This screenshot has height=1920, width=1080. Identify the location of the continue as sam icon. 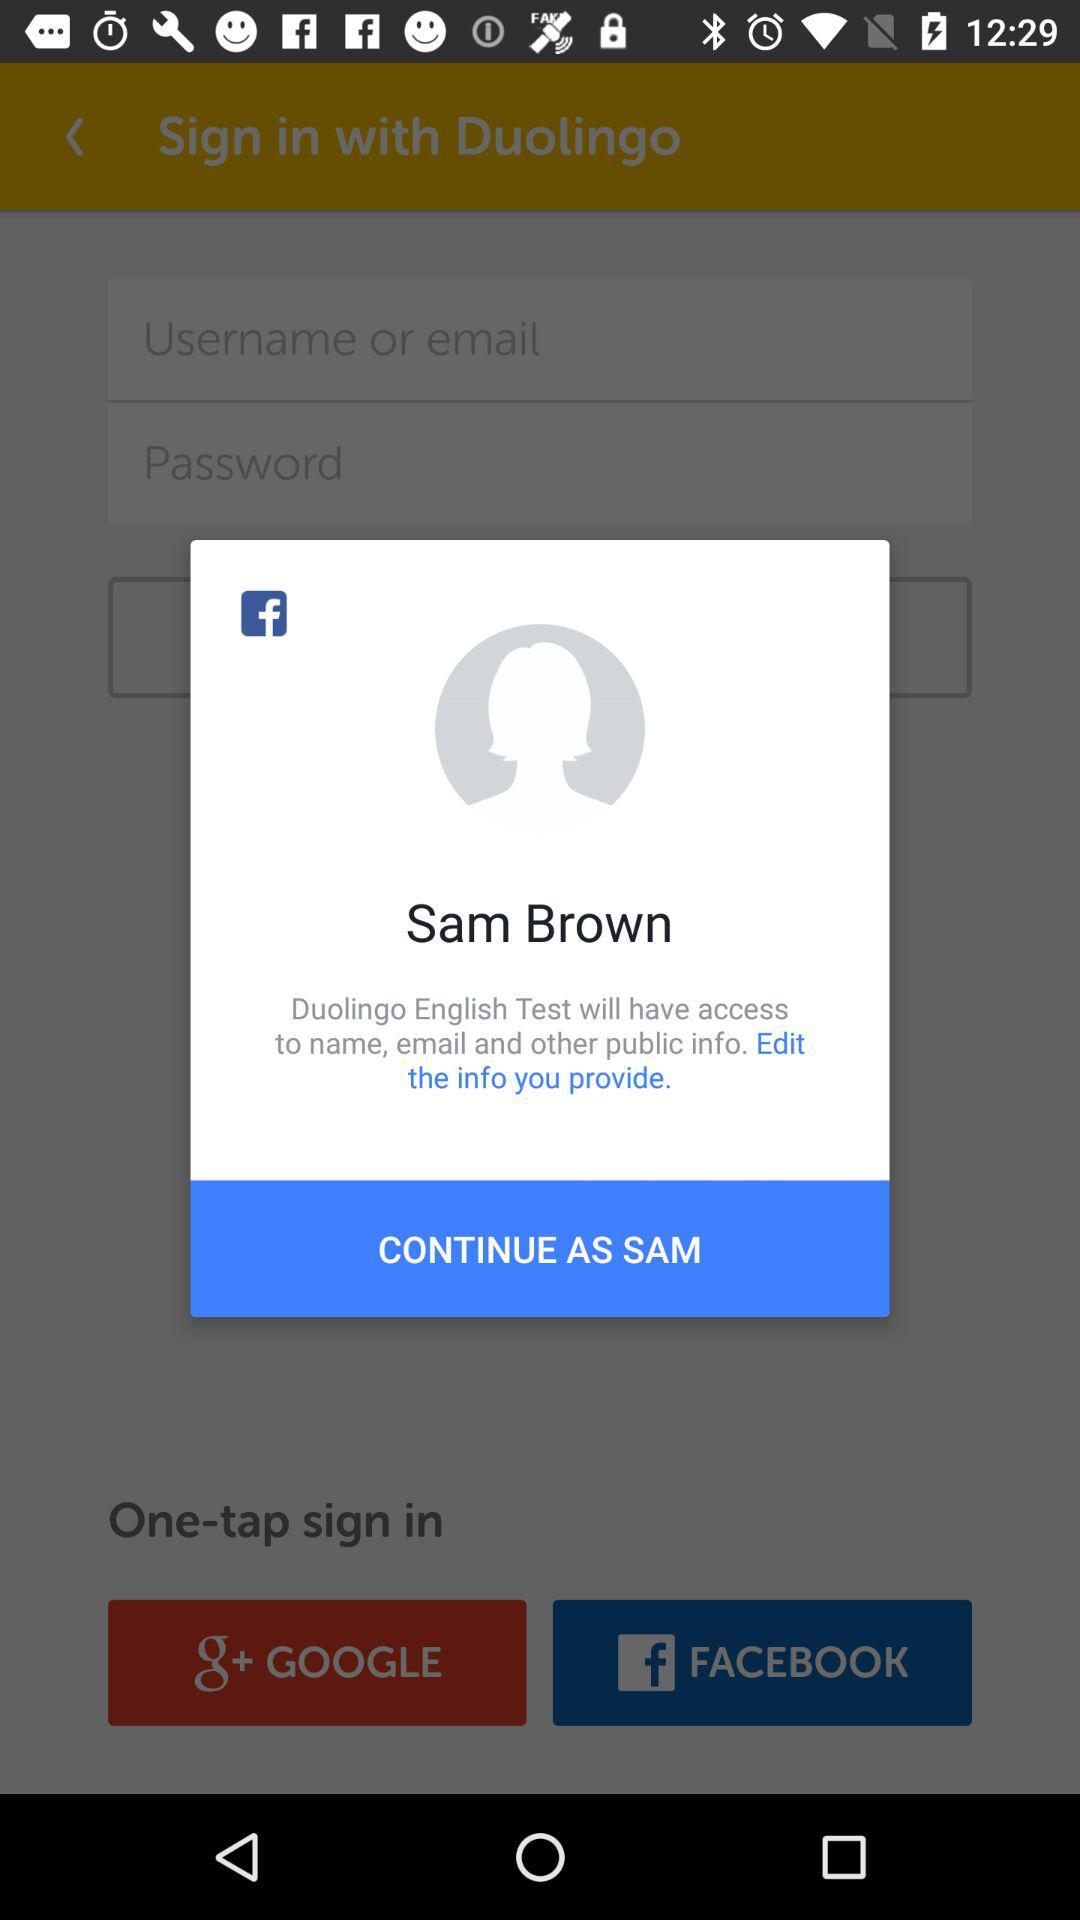
(540, 1247).